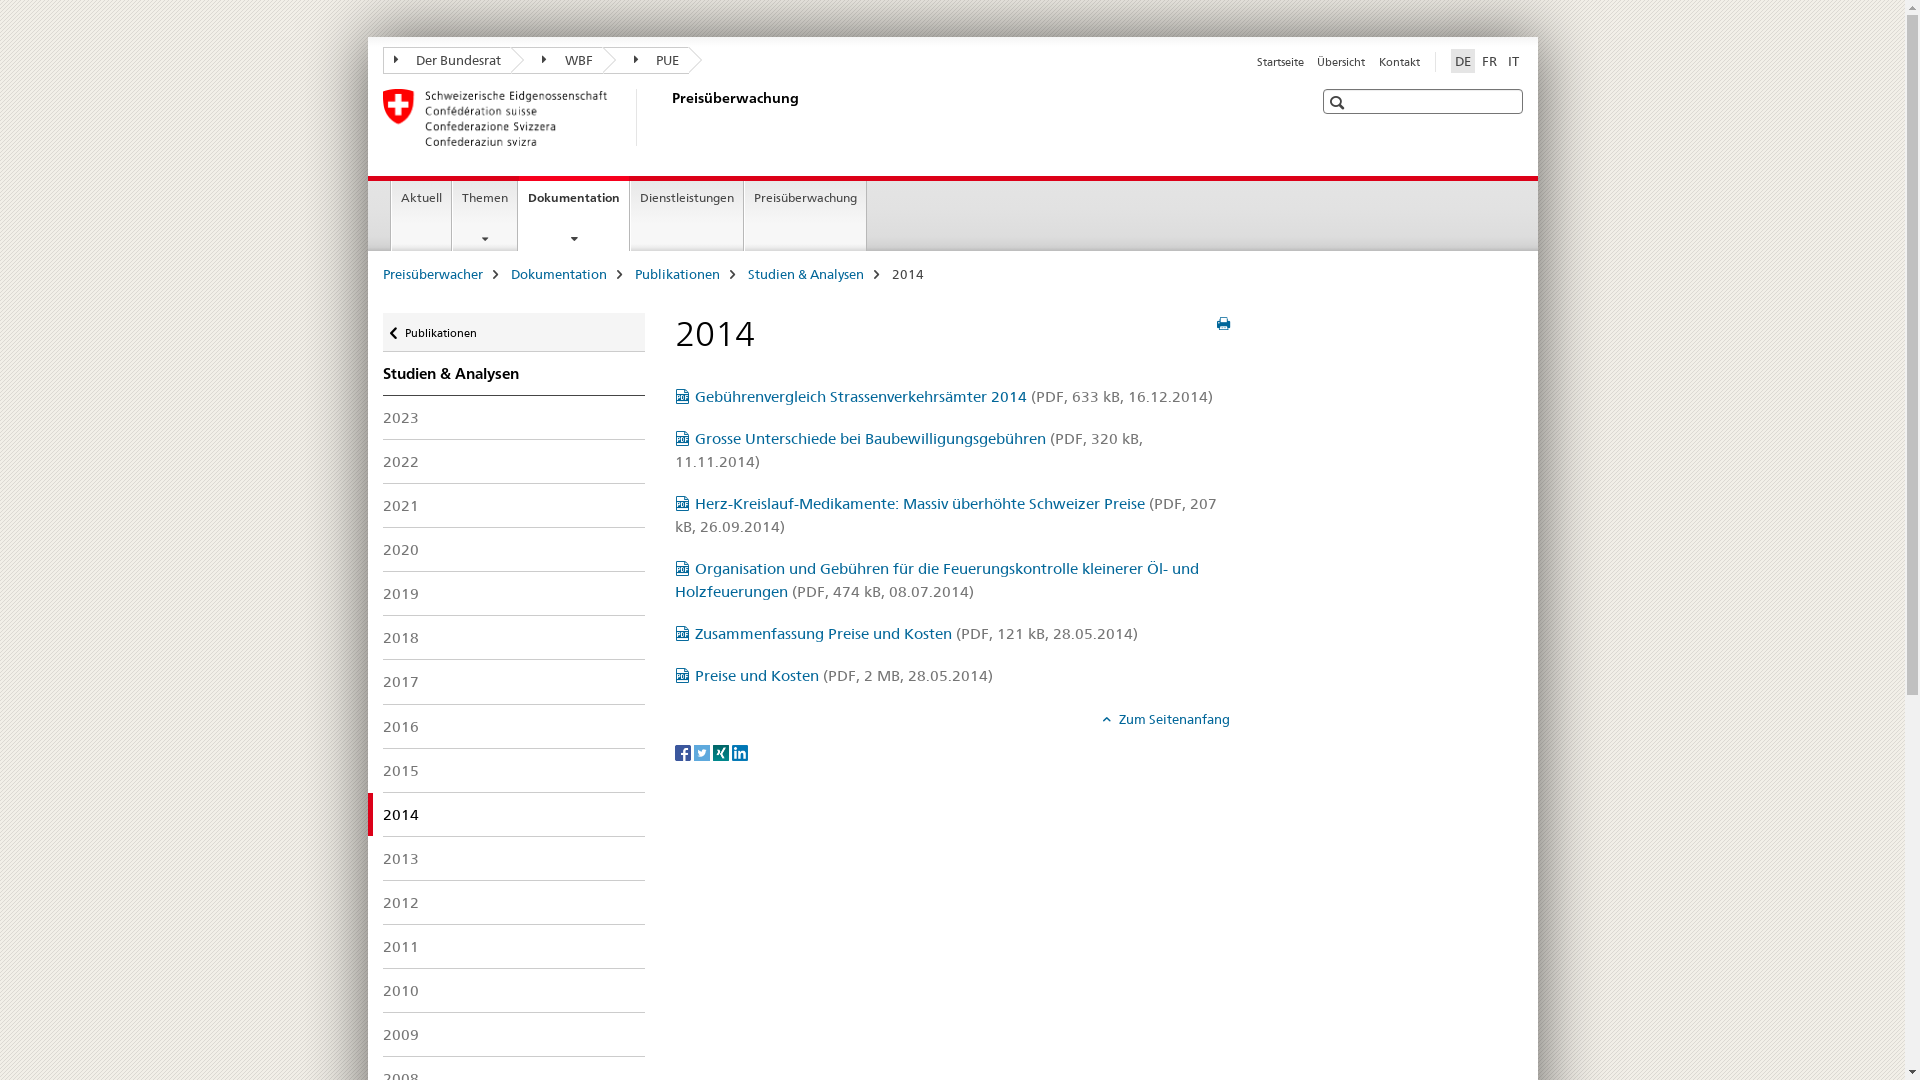 This screenshot has width=1920, height=1080. I want to click on '2022', so click(513, 461).